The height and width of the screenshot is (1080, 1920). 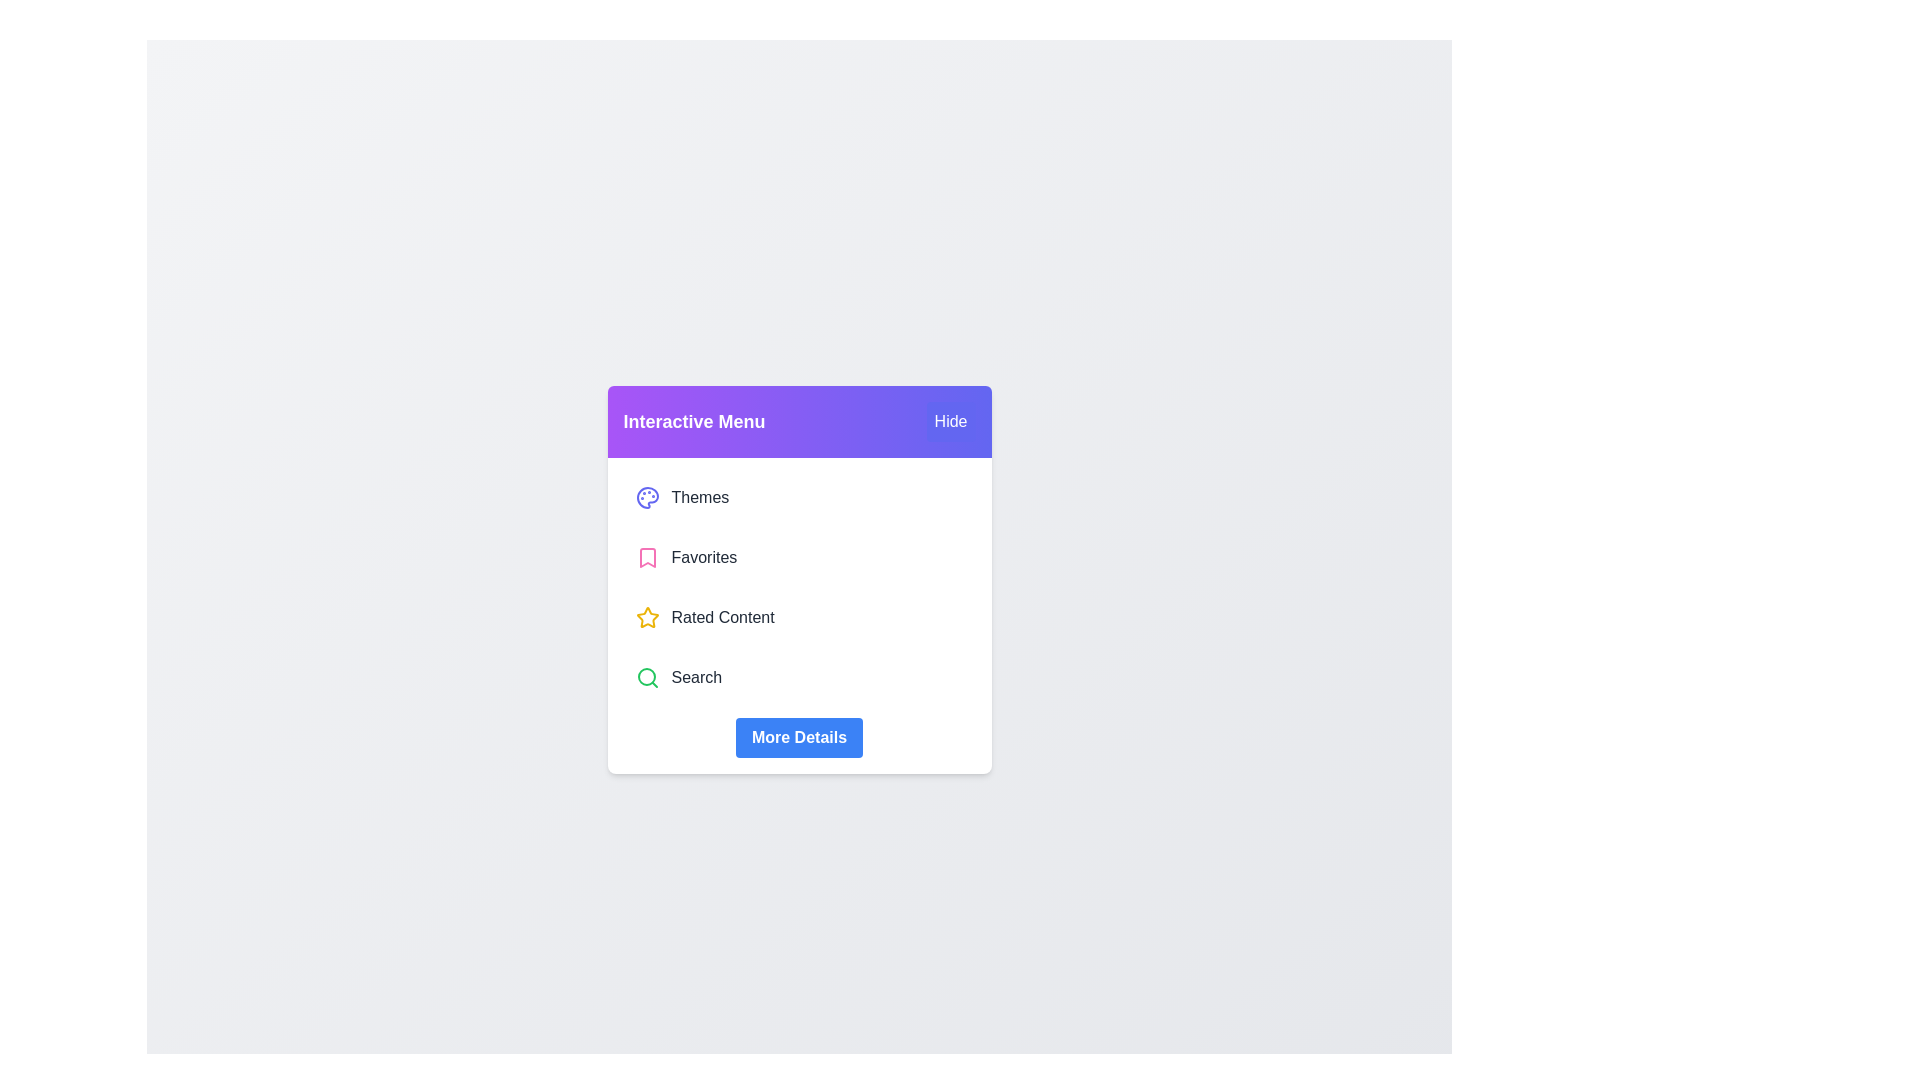 What do you see at coordinates (798, 558) in the screenshot?
I see `the menu item labeled Favorites` at bounding box center [798, 558].